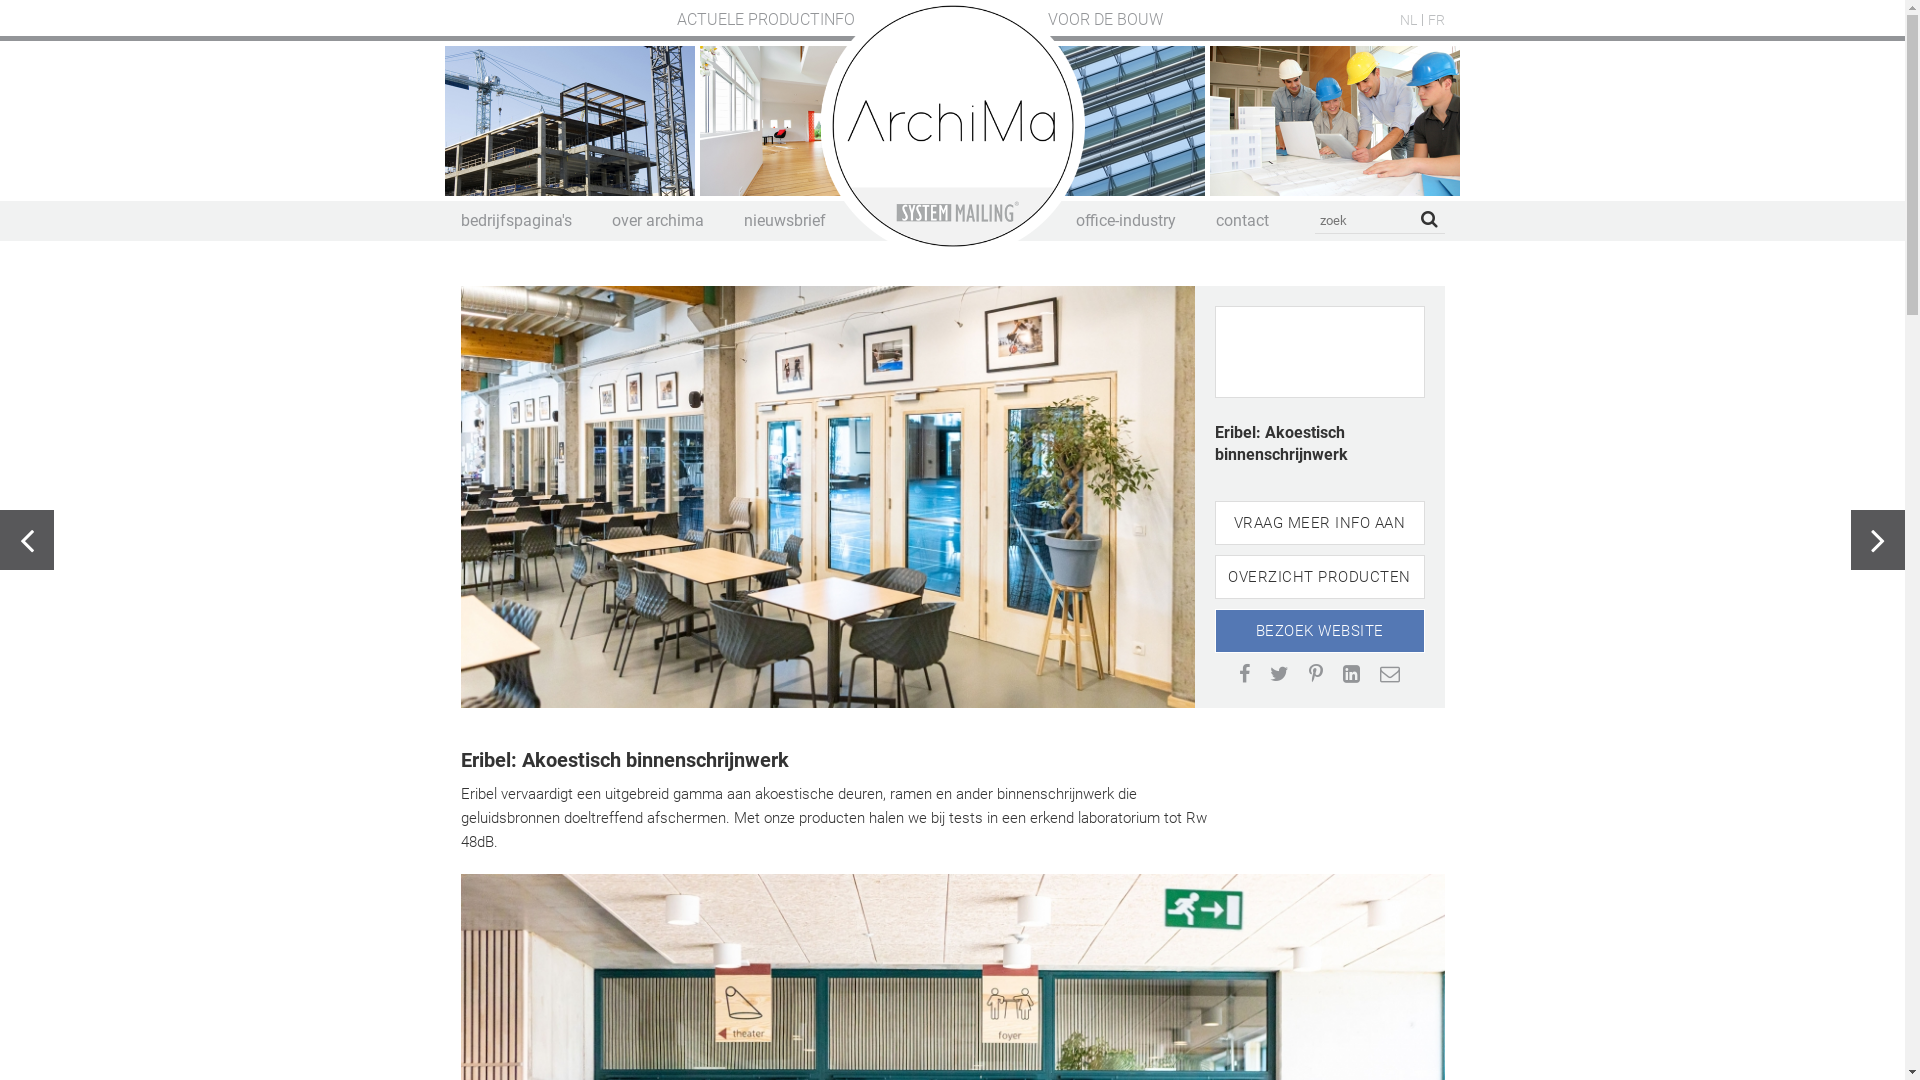  I want to click on 'bedrijfspagina's', so click(459, 220).